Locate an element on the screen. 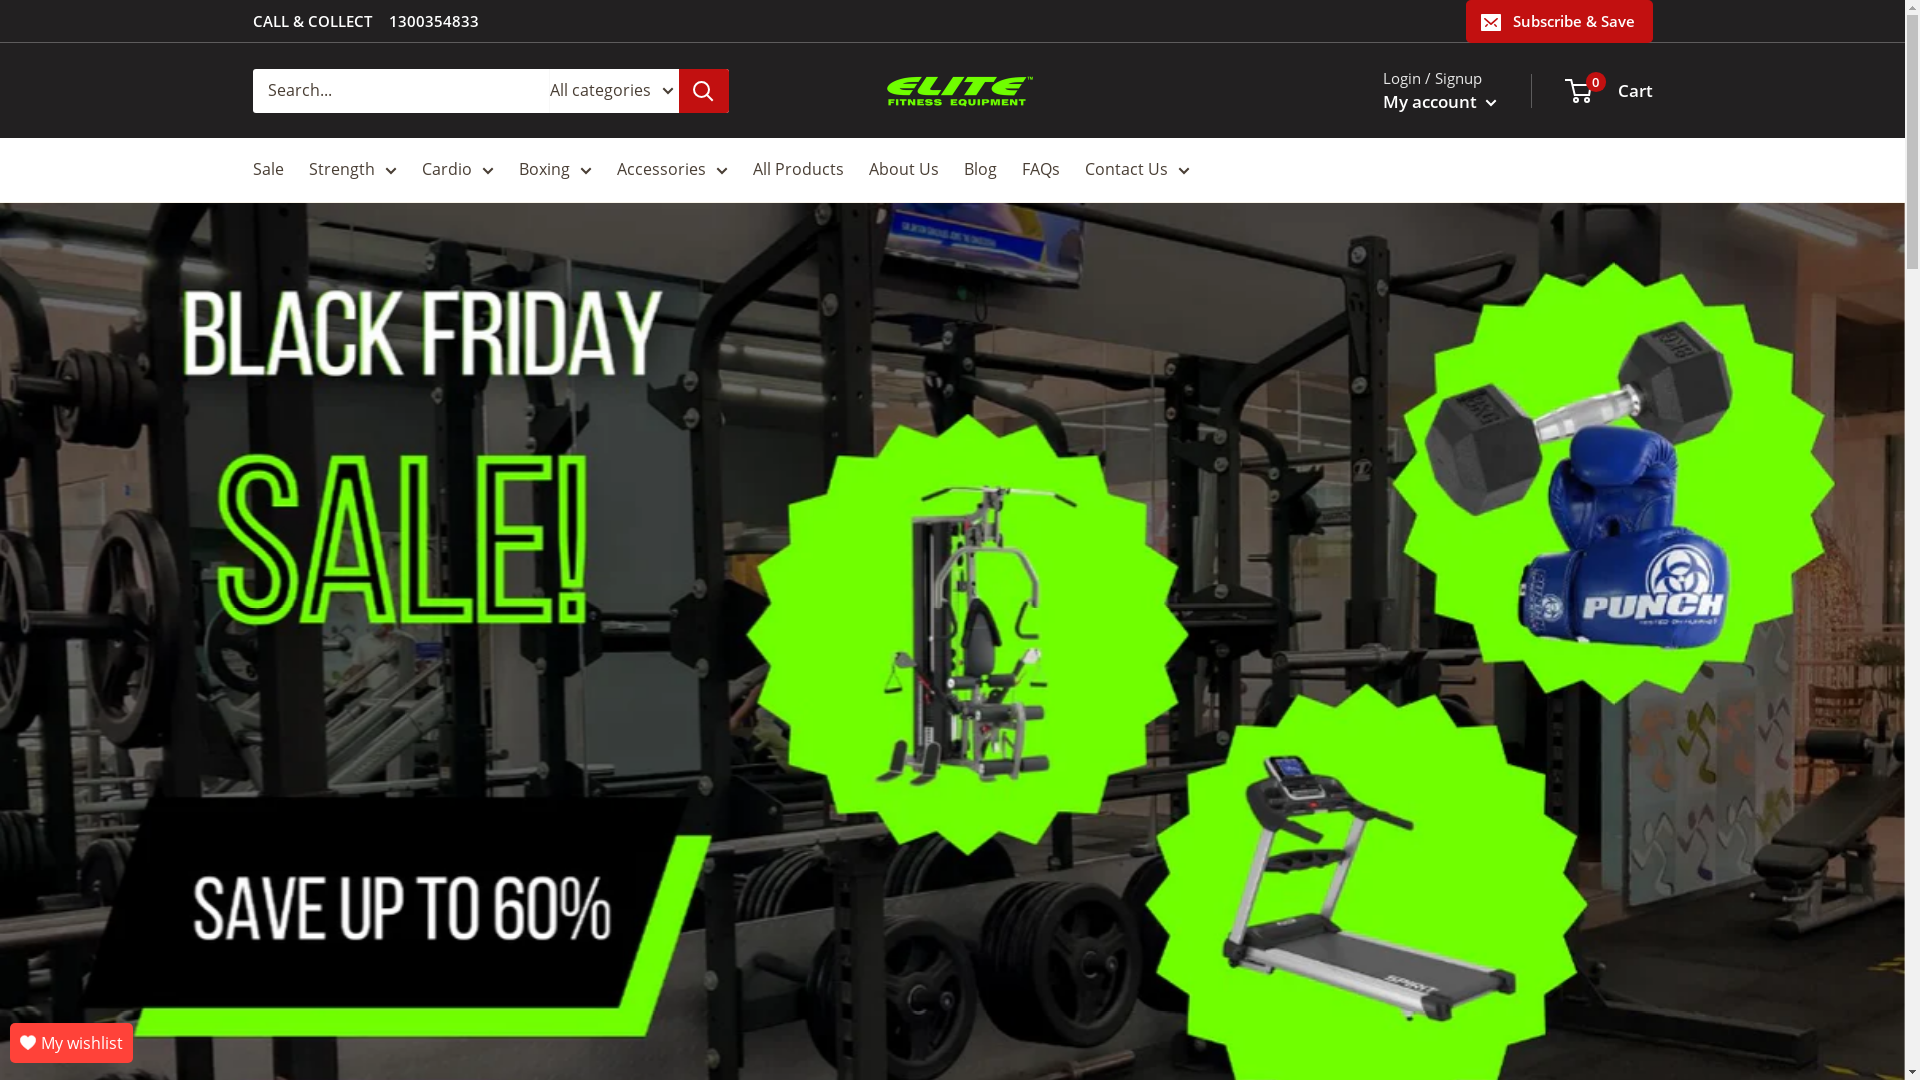  'Boxing' is located at coordinates (554, 168).